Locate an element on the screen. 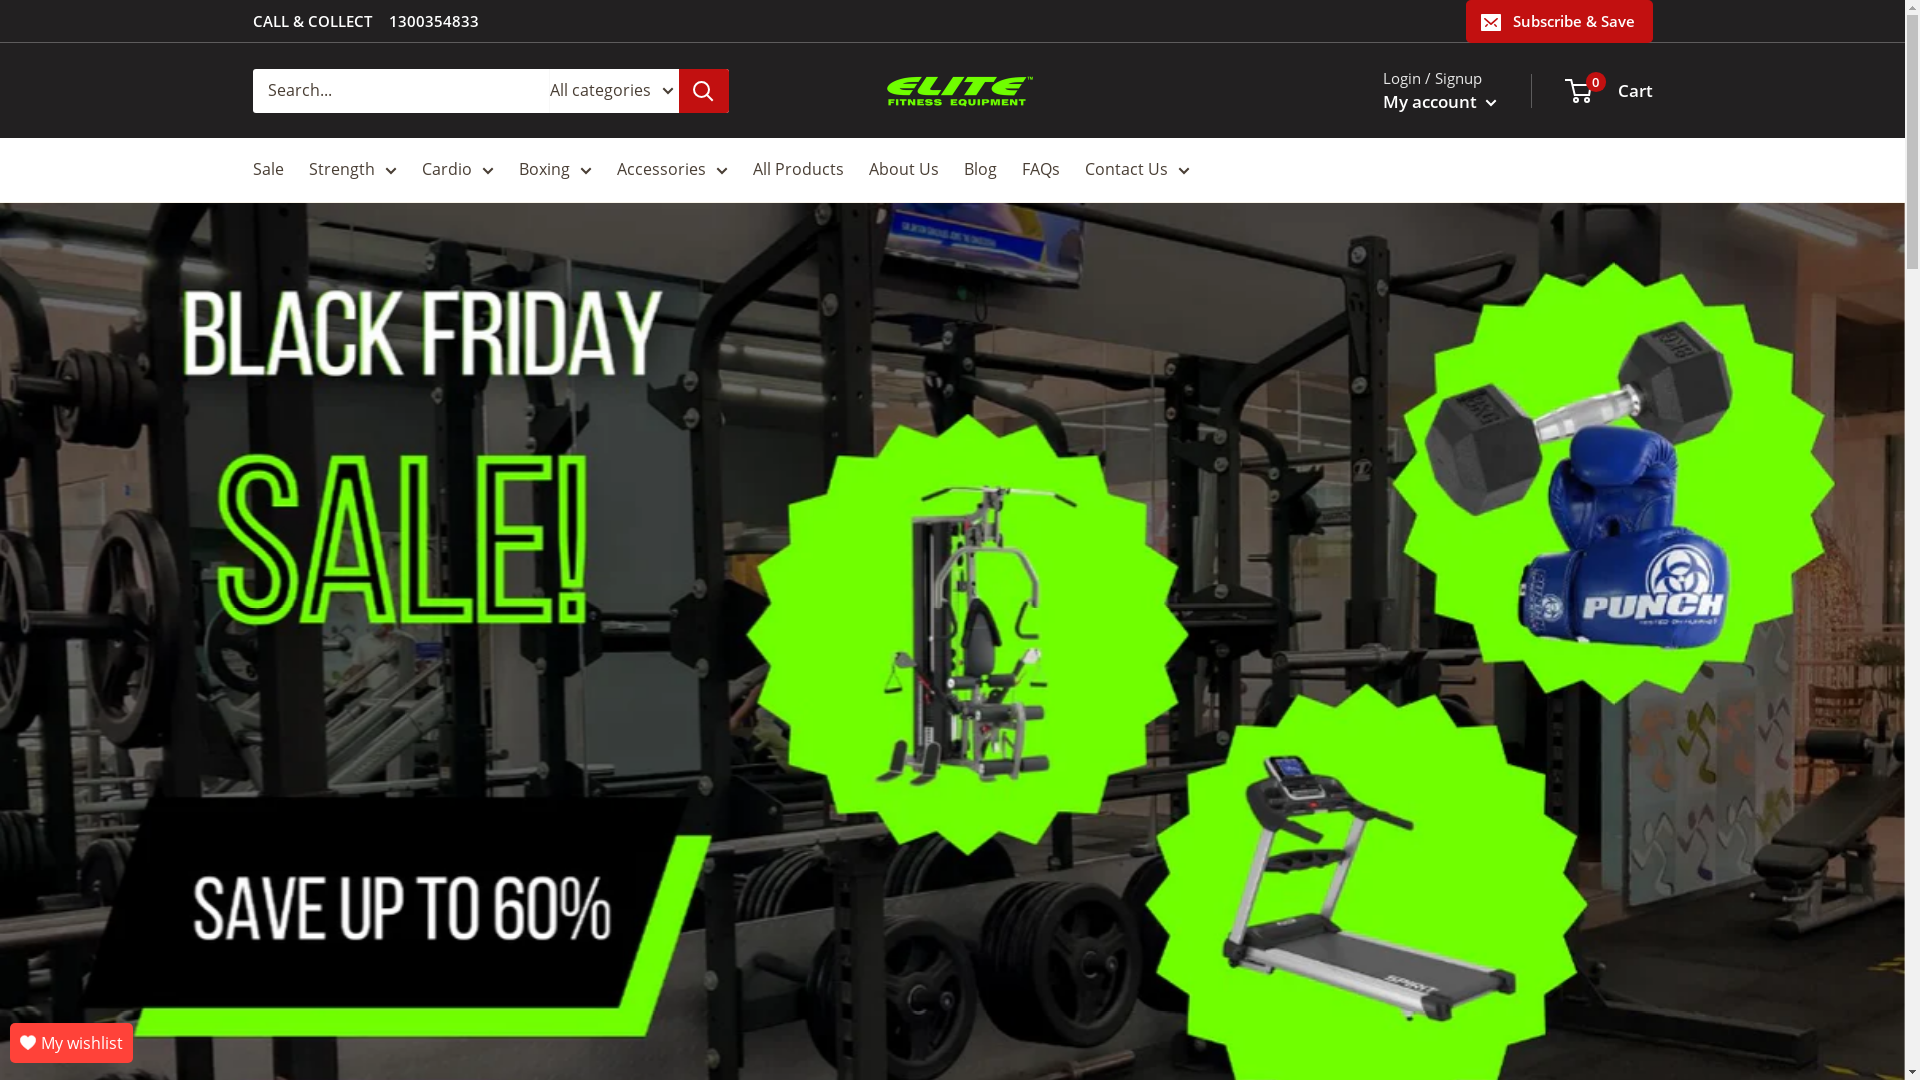  'Boxing' is located at coordinates (554, 168).